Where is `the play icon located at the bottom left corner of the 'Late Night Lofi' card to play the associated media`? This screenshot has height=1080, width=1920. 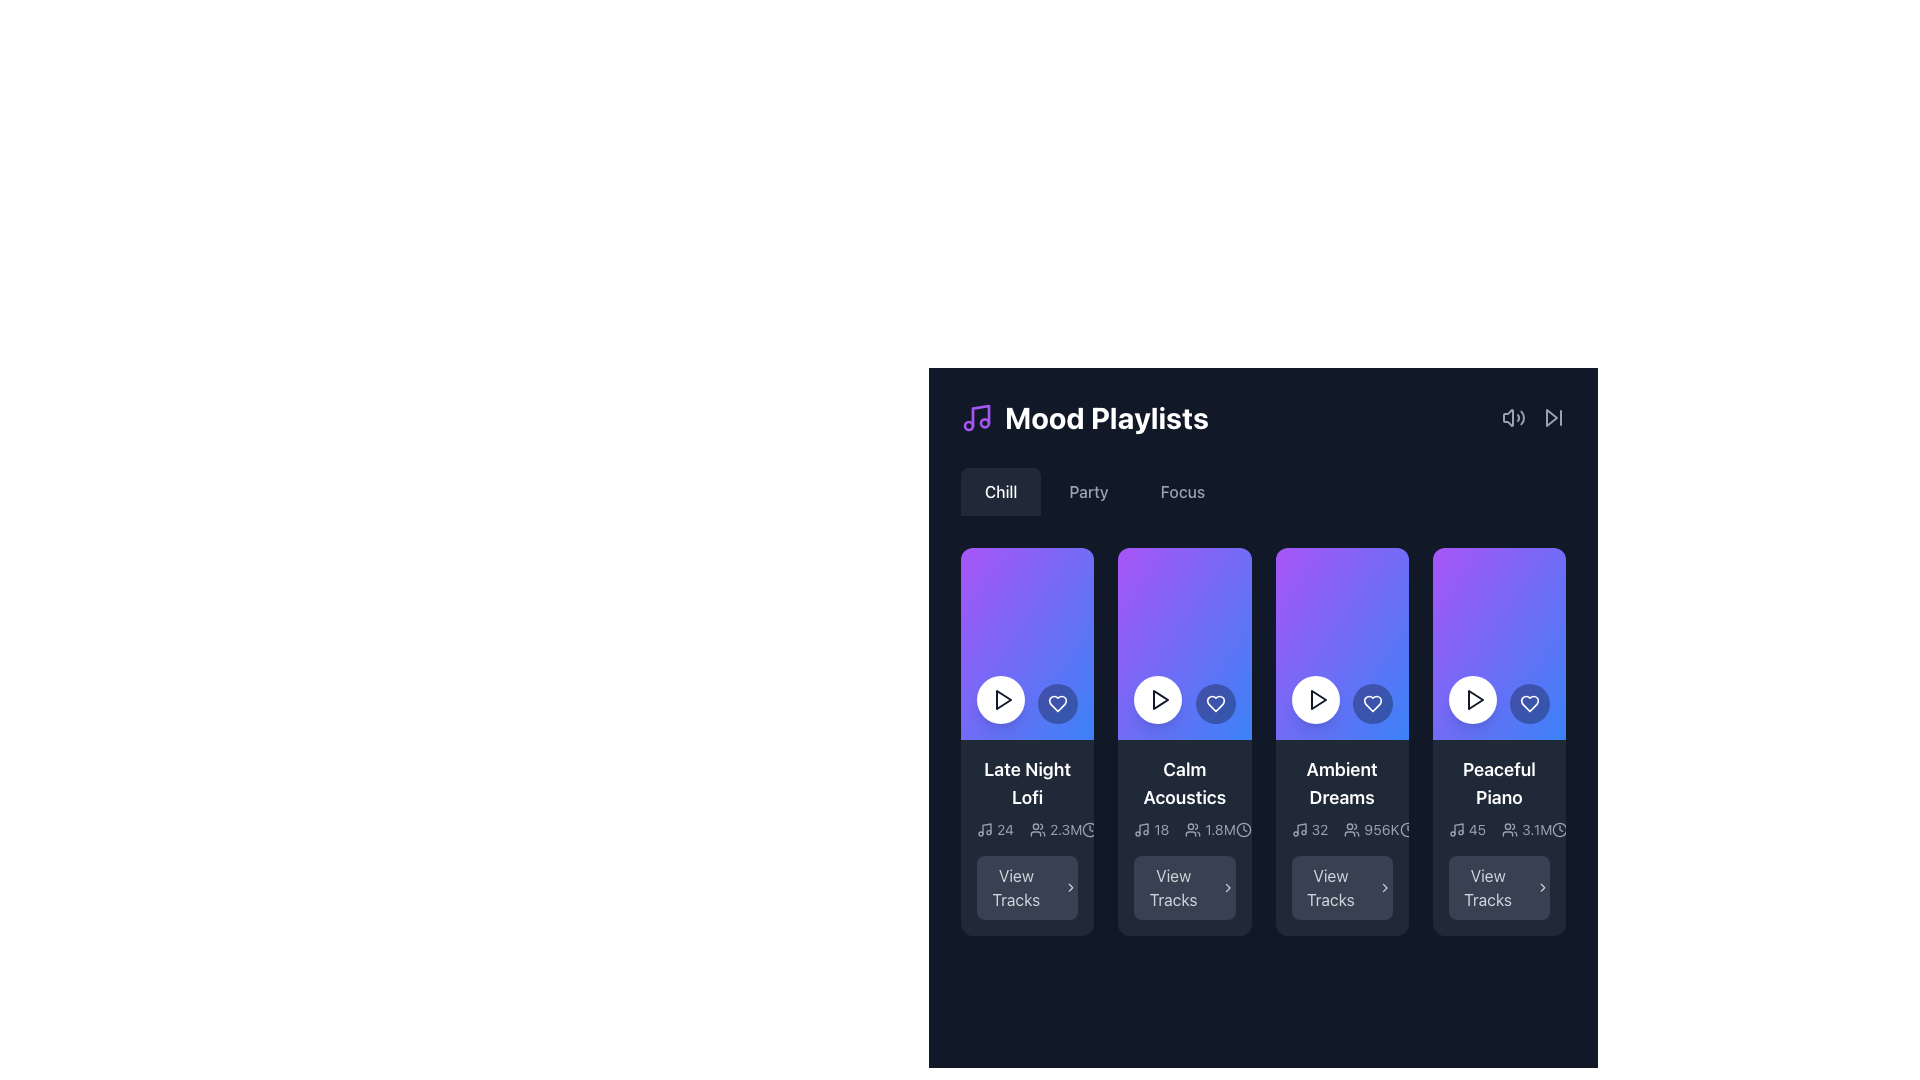
the play icon located at the bottom left corner of the 'Late Night Lofi' card to play the associated media is located at coordinates (1003, 698).